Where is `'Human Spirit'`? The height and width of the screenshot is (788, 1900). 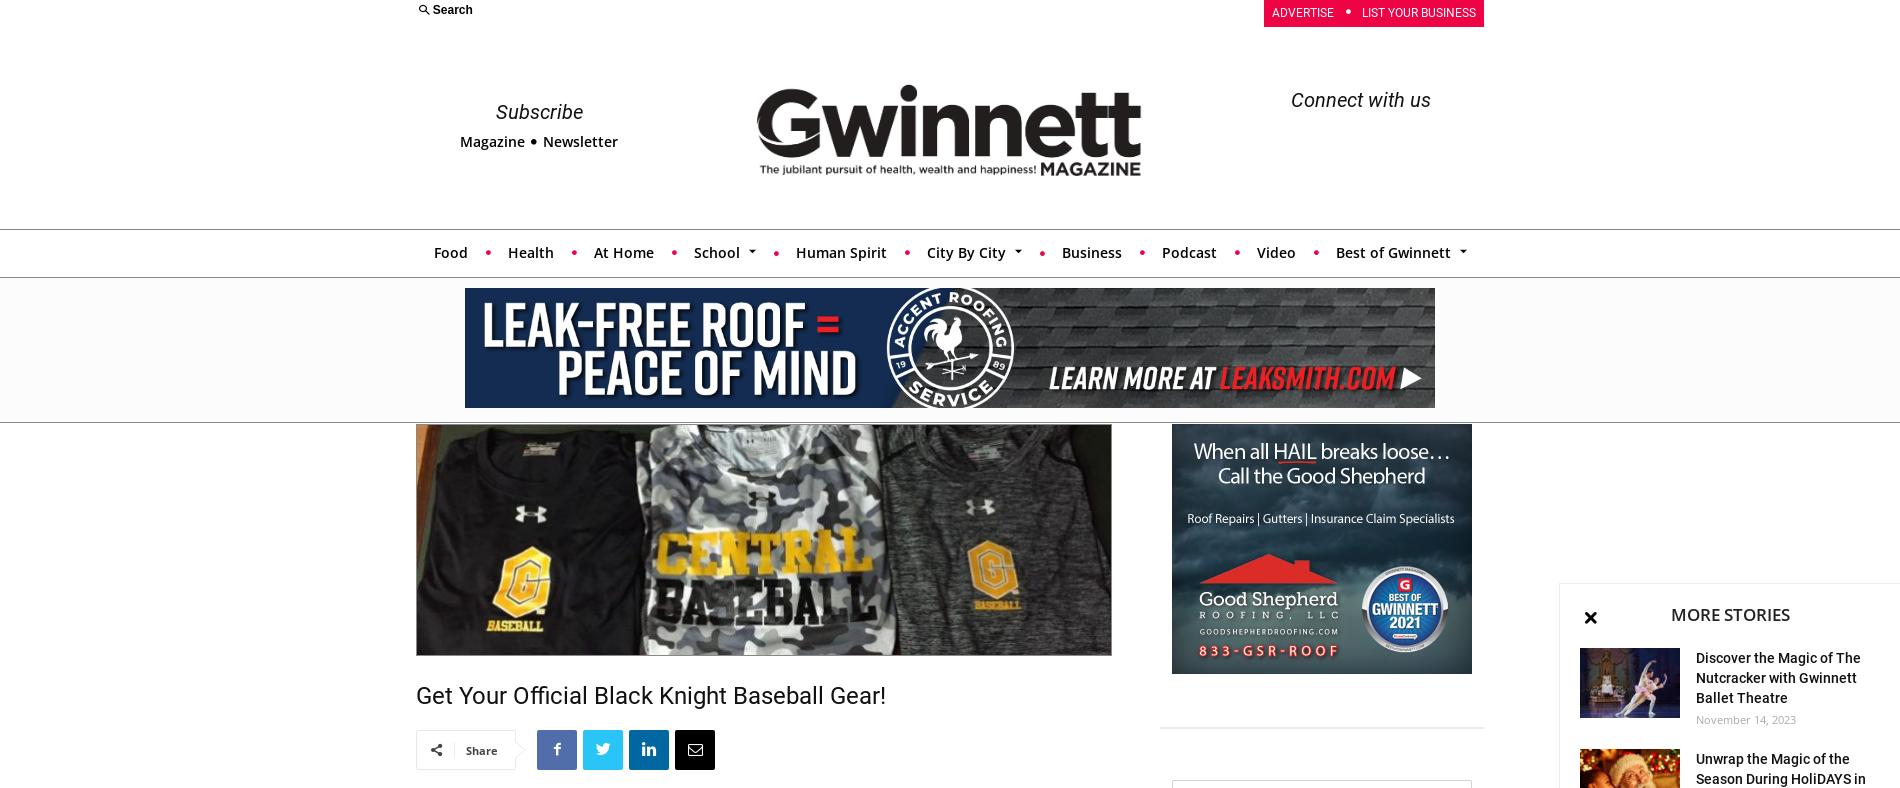 'Human Spirit' is located at coordinates (839, 250).